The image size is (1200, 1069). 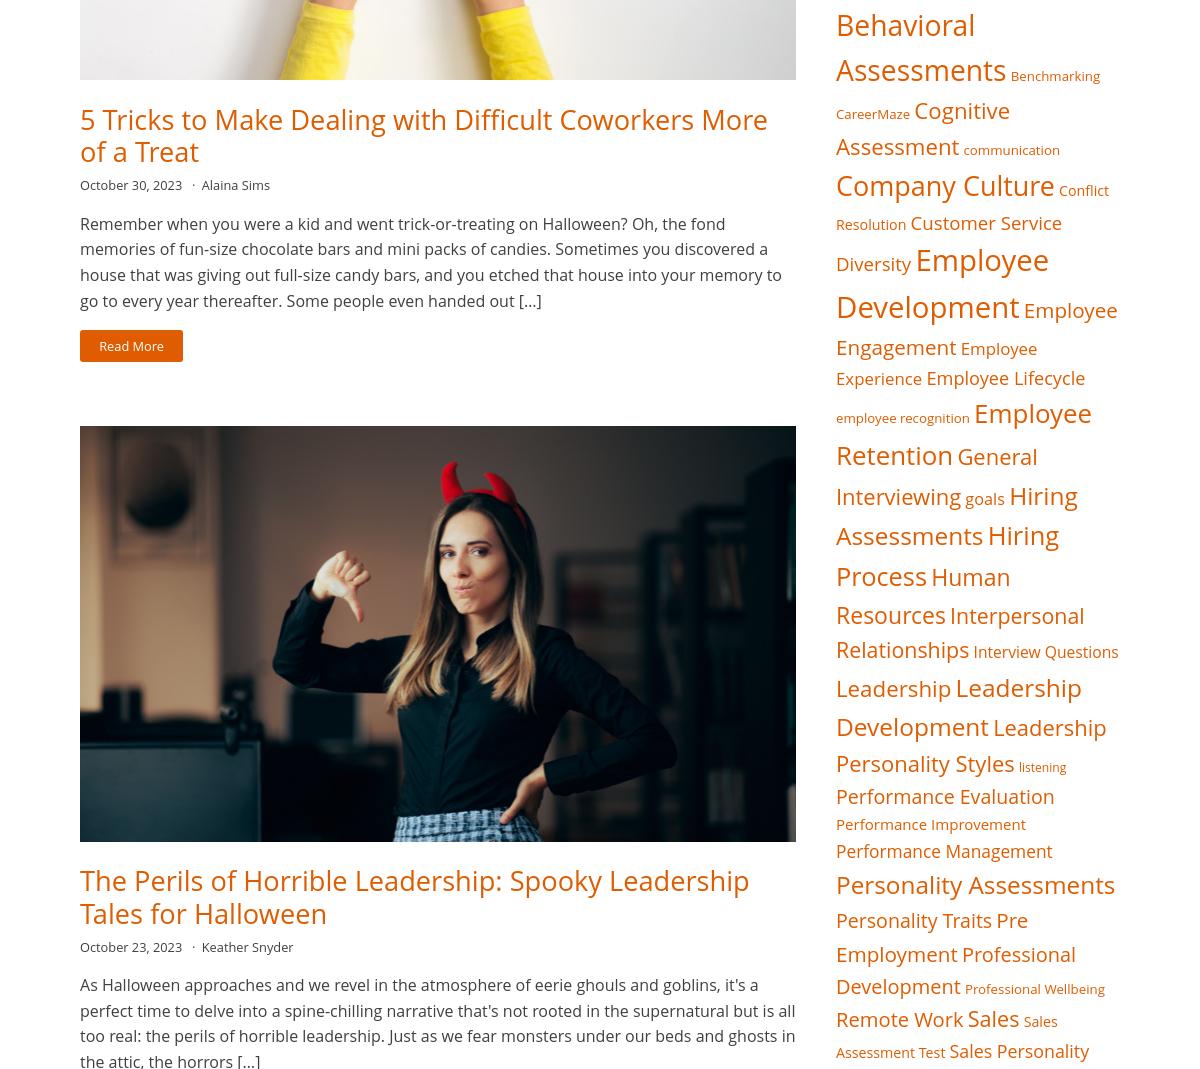 What do you see at coordinates (200, 944) in the screenshot?
I see `'Keather Snyder'` at bounding box center [200, 944].